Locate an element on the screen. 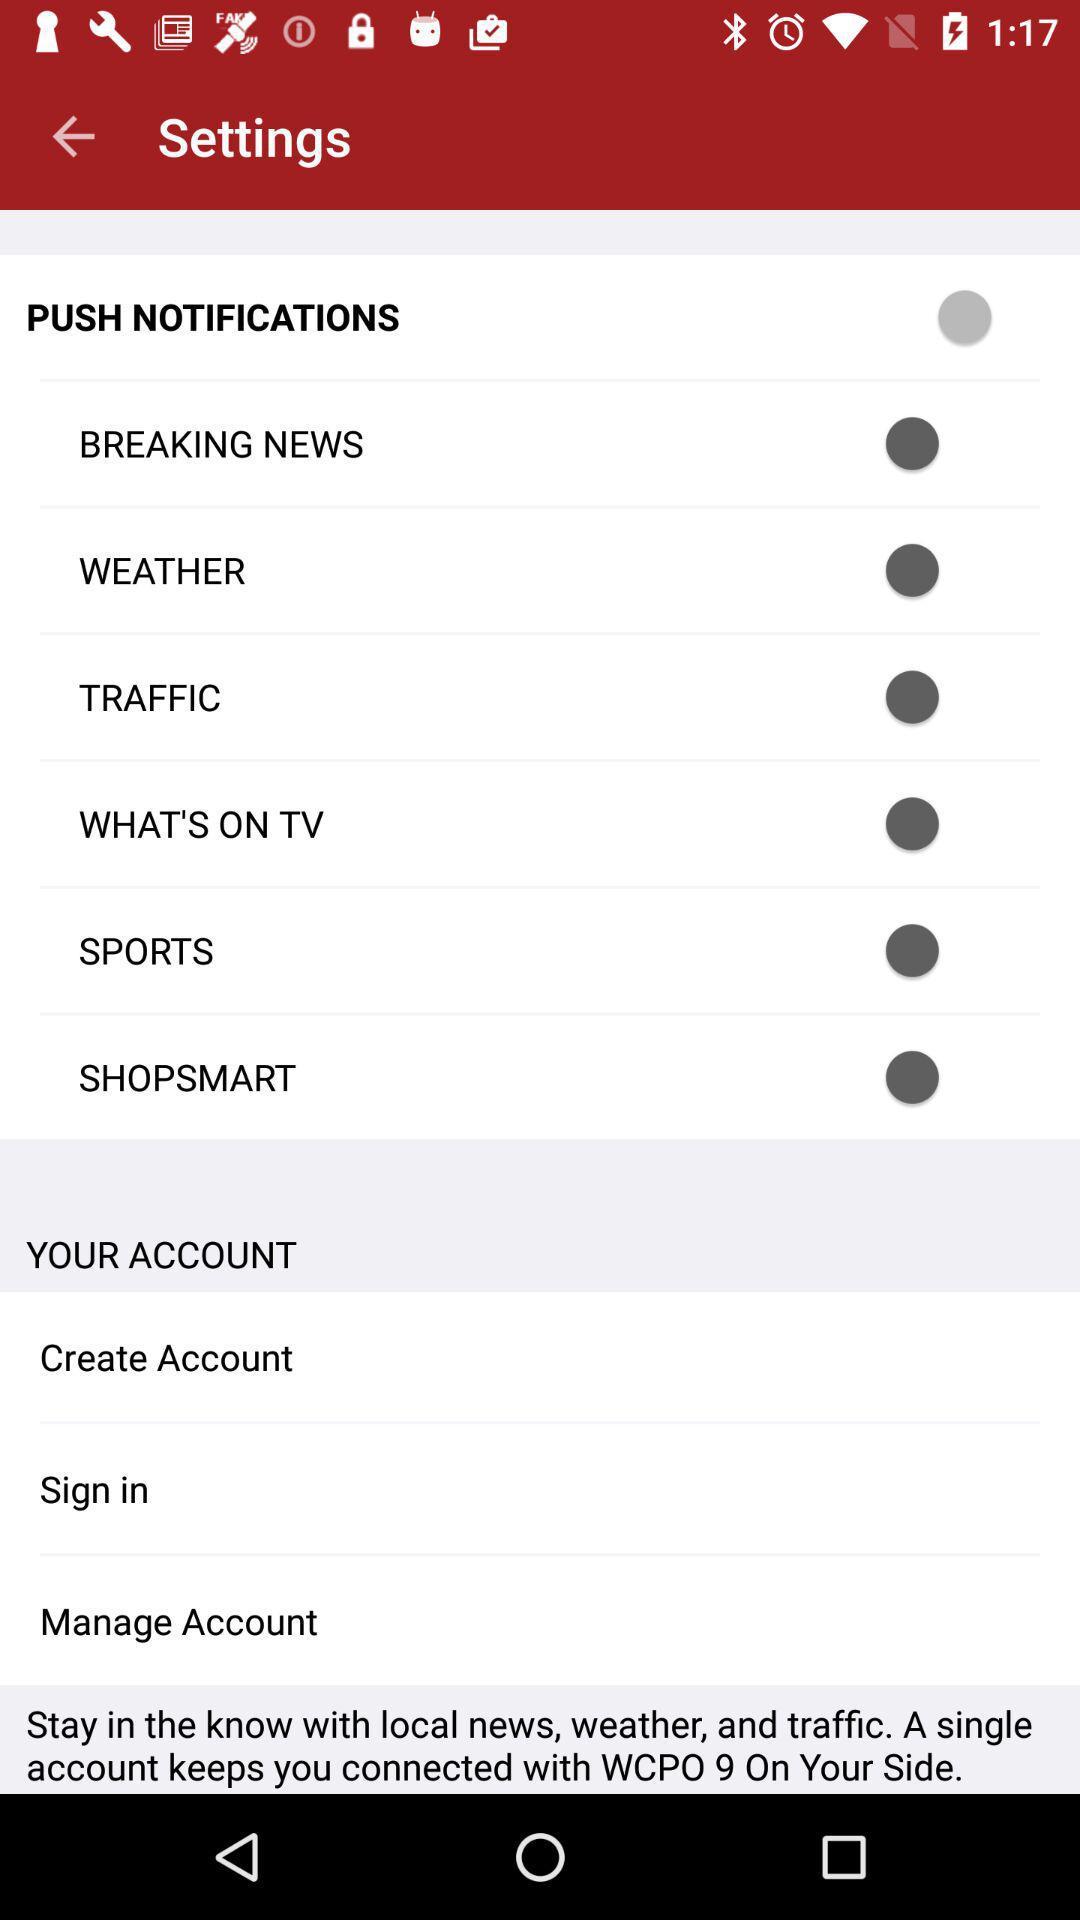 The height and width of the screenshot is (1920, 1080). push notifications option is located at coordinates (991, 315).